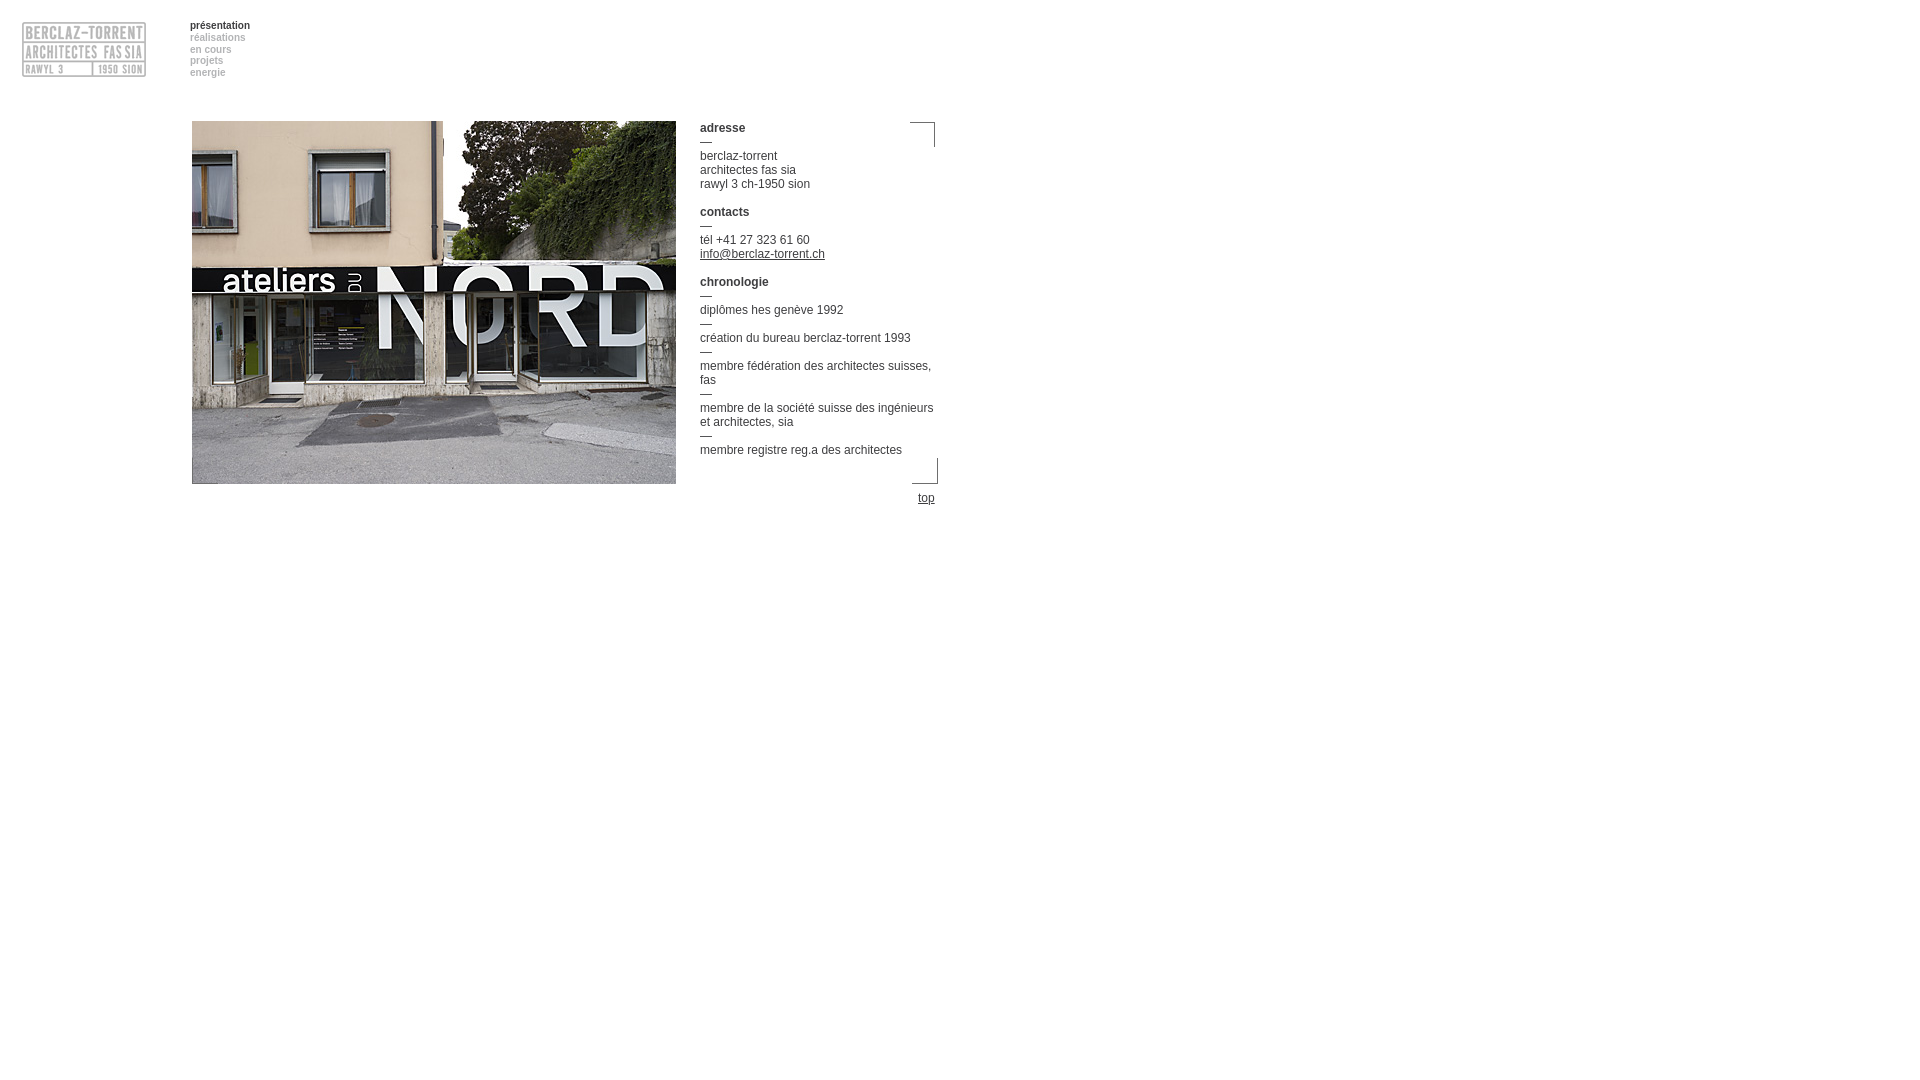 This screenshot has height=1080, width=1920. Describe the element at coordinates (190, 48) in the screenshot. I see `'en cours'` at that location.